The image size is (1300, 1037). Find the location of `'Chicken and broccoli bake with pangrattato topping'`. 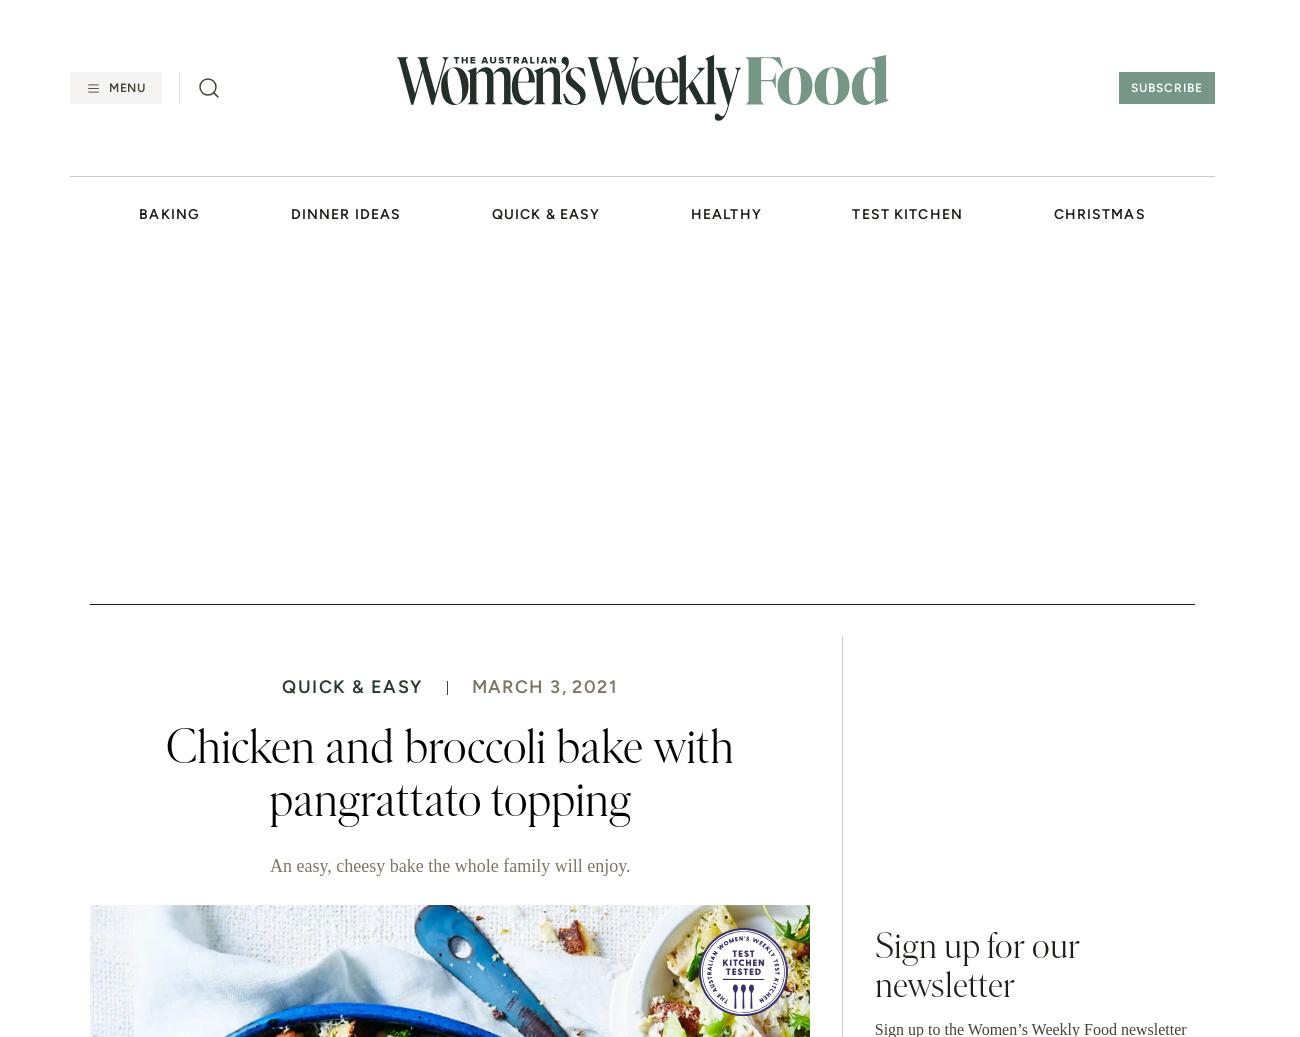

'Chicken and broccoli bake with pangrattato topping' is located at coordinates (449, 774).